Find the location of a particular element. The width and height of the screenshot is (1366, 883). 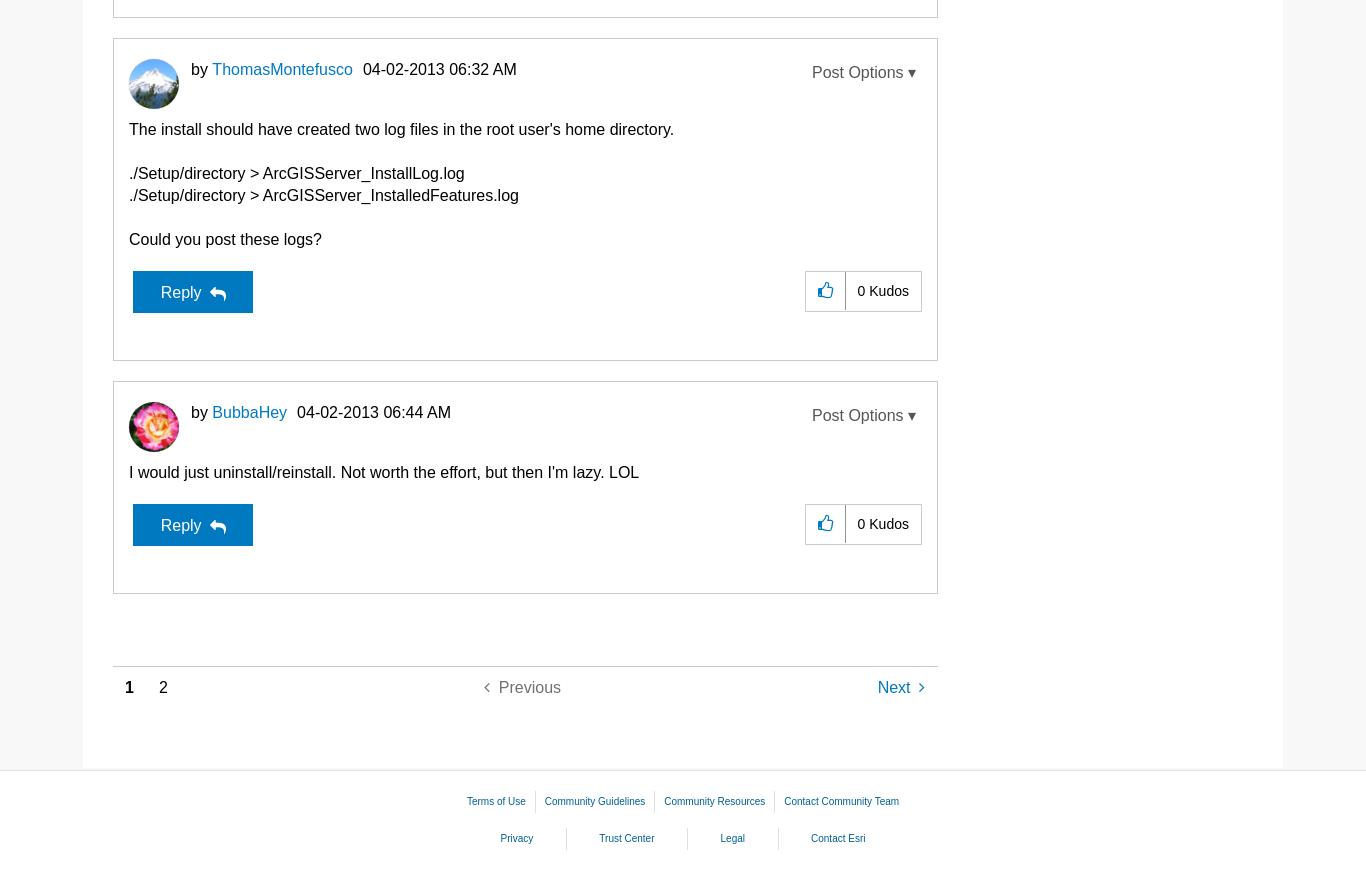

'BubbaHey' is located at coordinates (249, 412).